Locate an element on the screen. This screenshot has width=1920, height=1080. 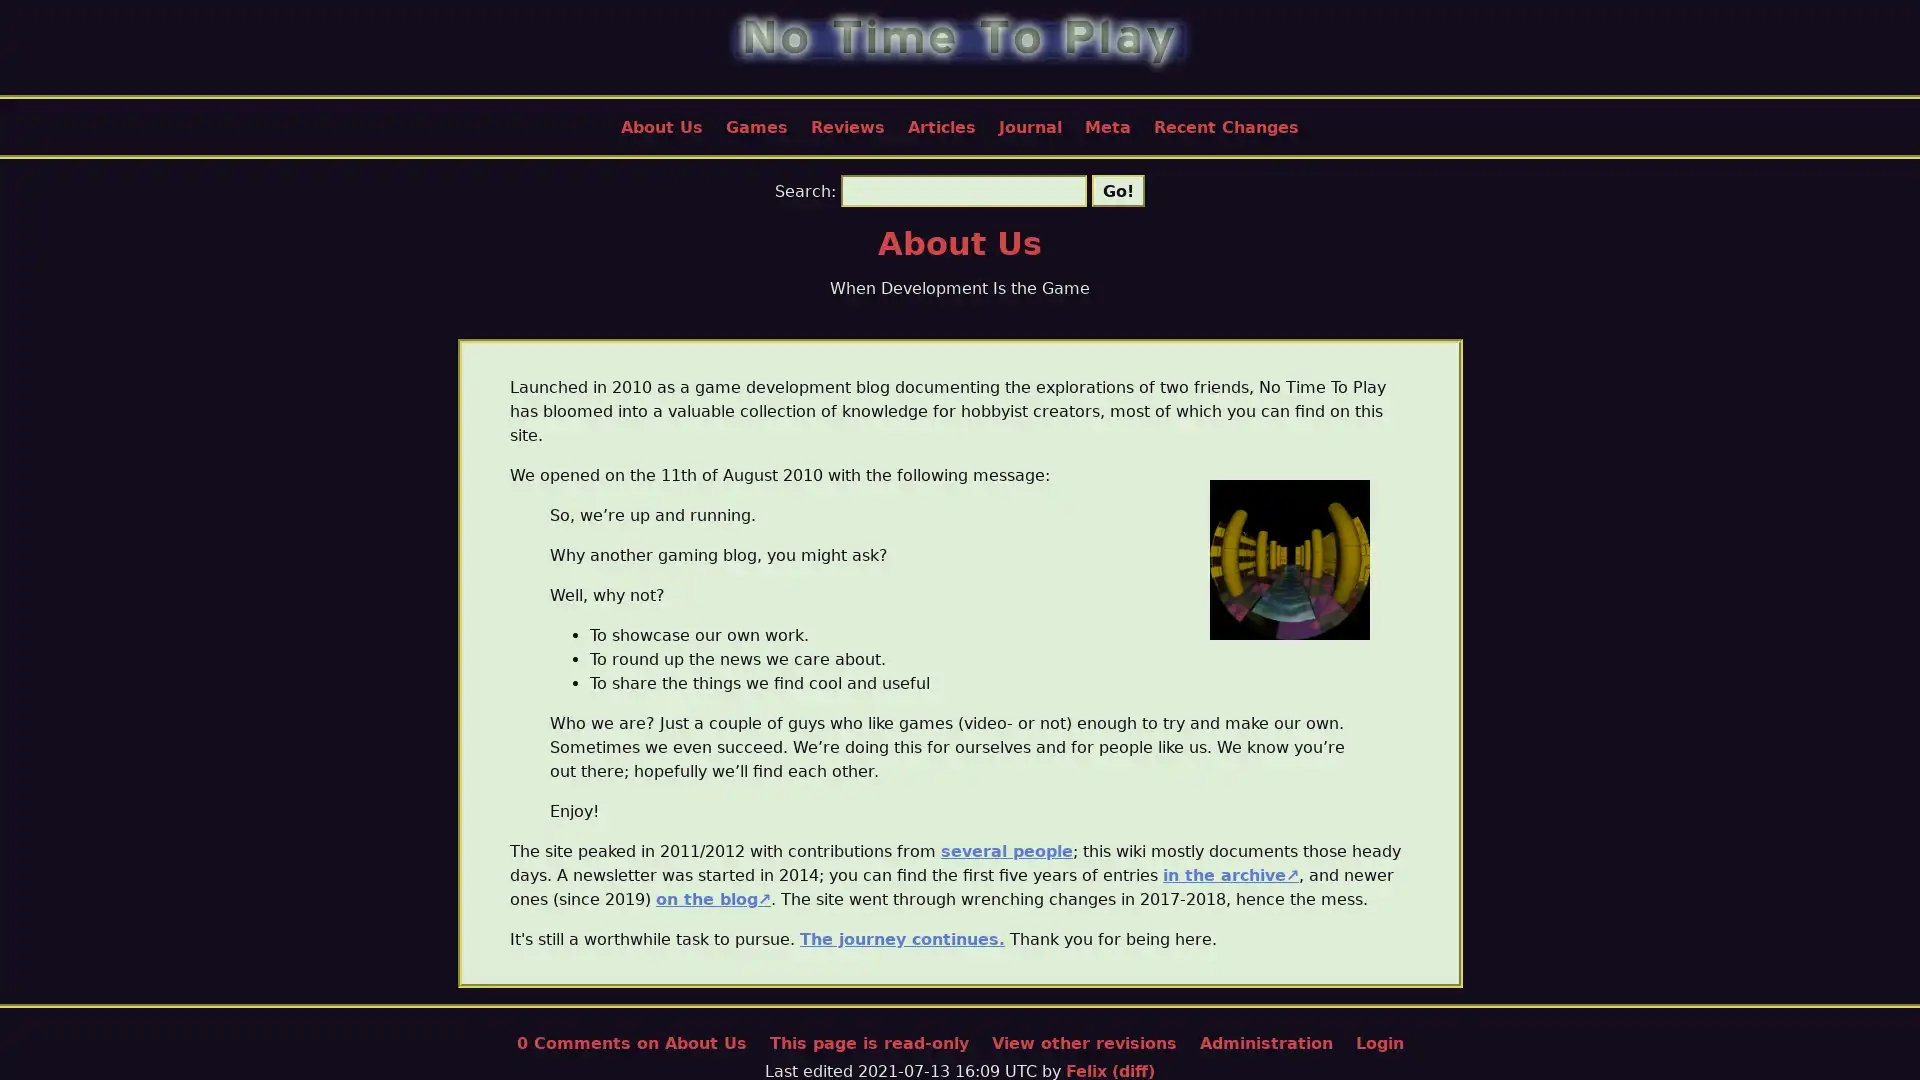
Go! is located at coordinates (1117, 191).